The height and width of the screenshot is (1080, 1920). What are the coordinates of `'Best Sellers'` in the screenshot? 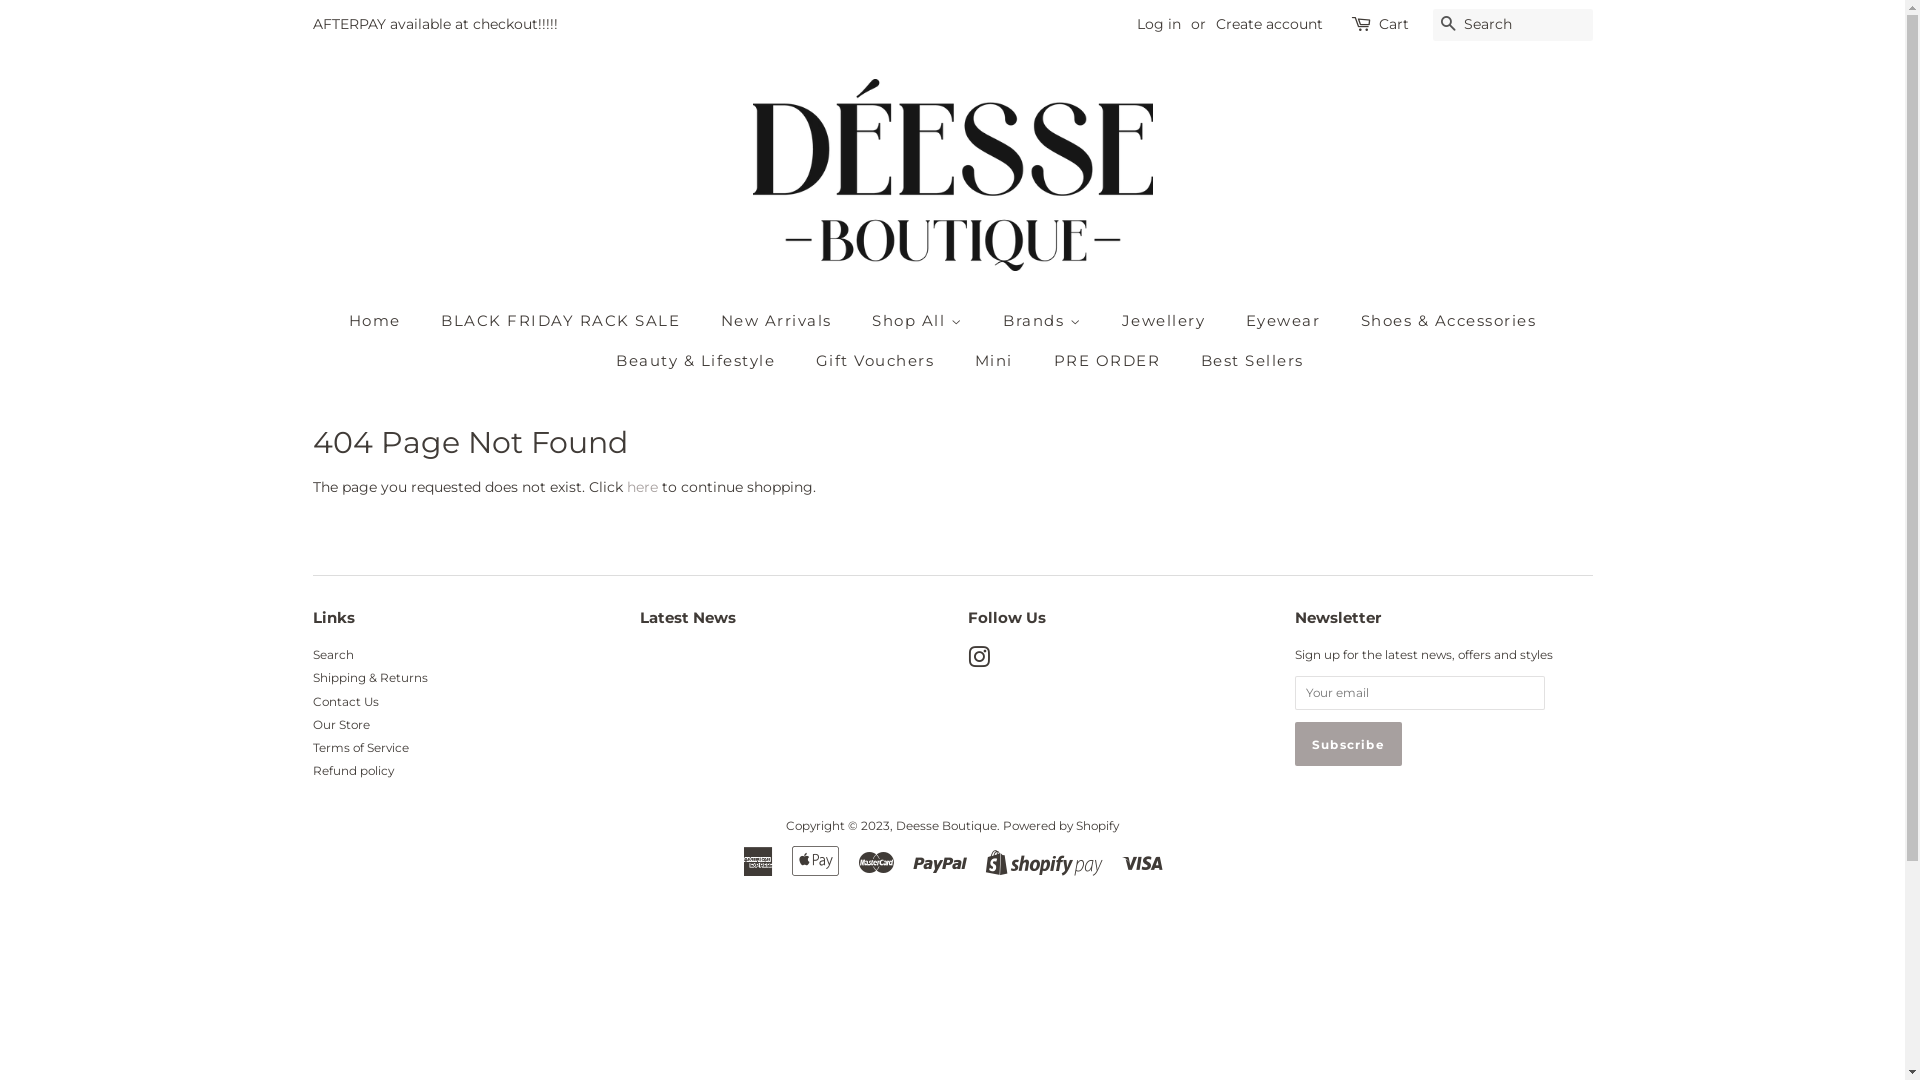 It's located at (1243, 361).